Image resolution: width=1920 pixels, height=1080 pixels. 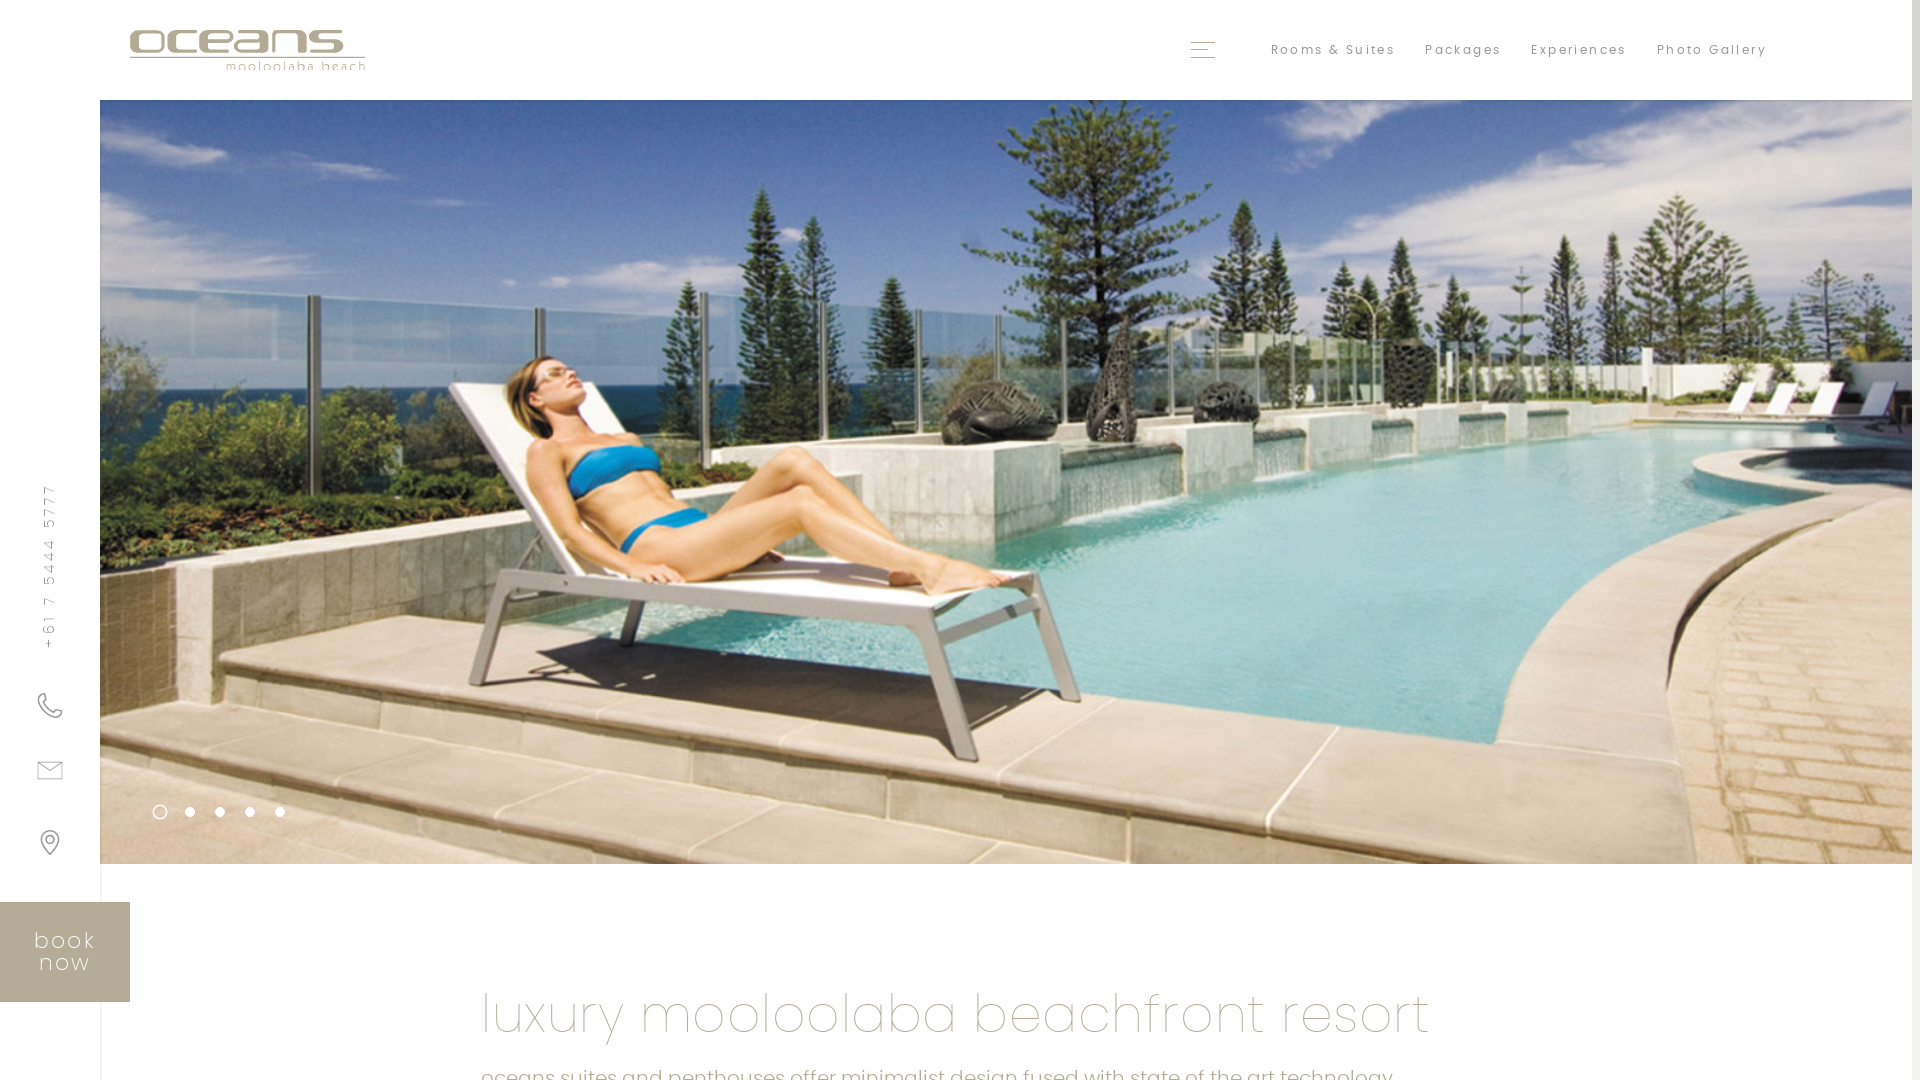 What do you see at coordinates (50, 849) in the screenshot?
I see `'Find Us'` at bounding box center [50, 849].